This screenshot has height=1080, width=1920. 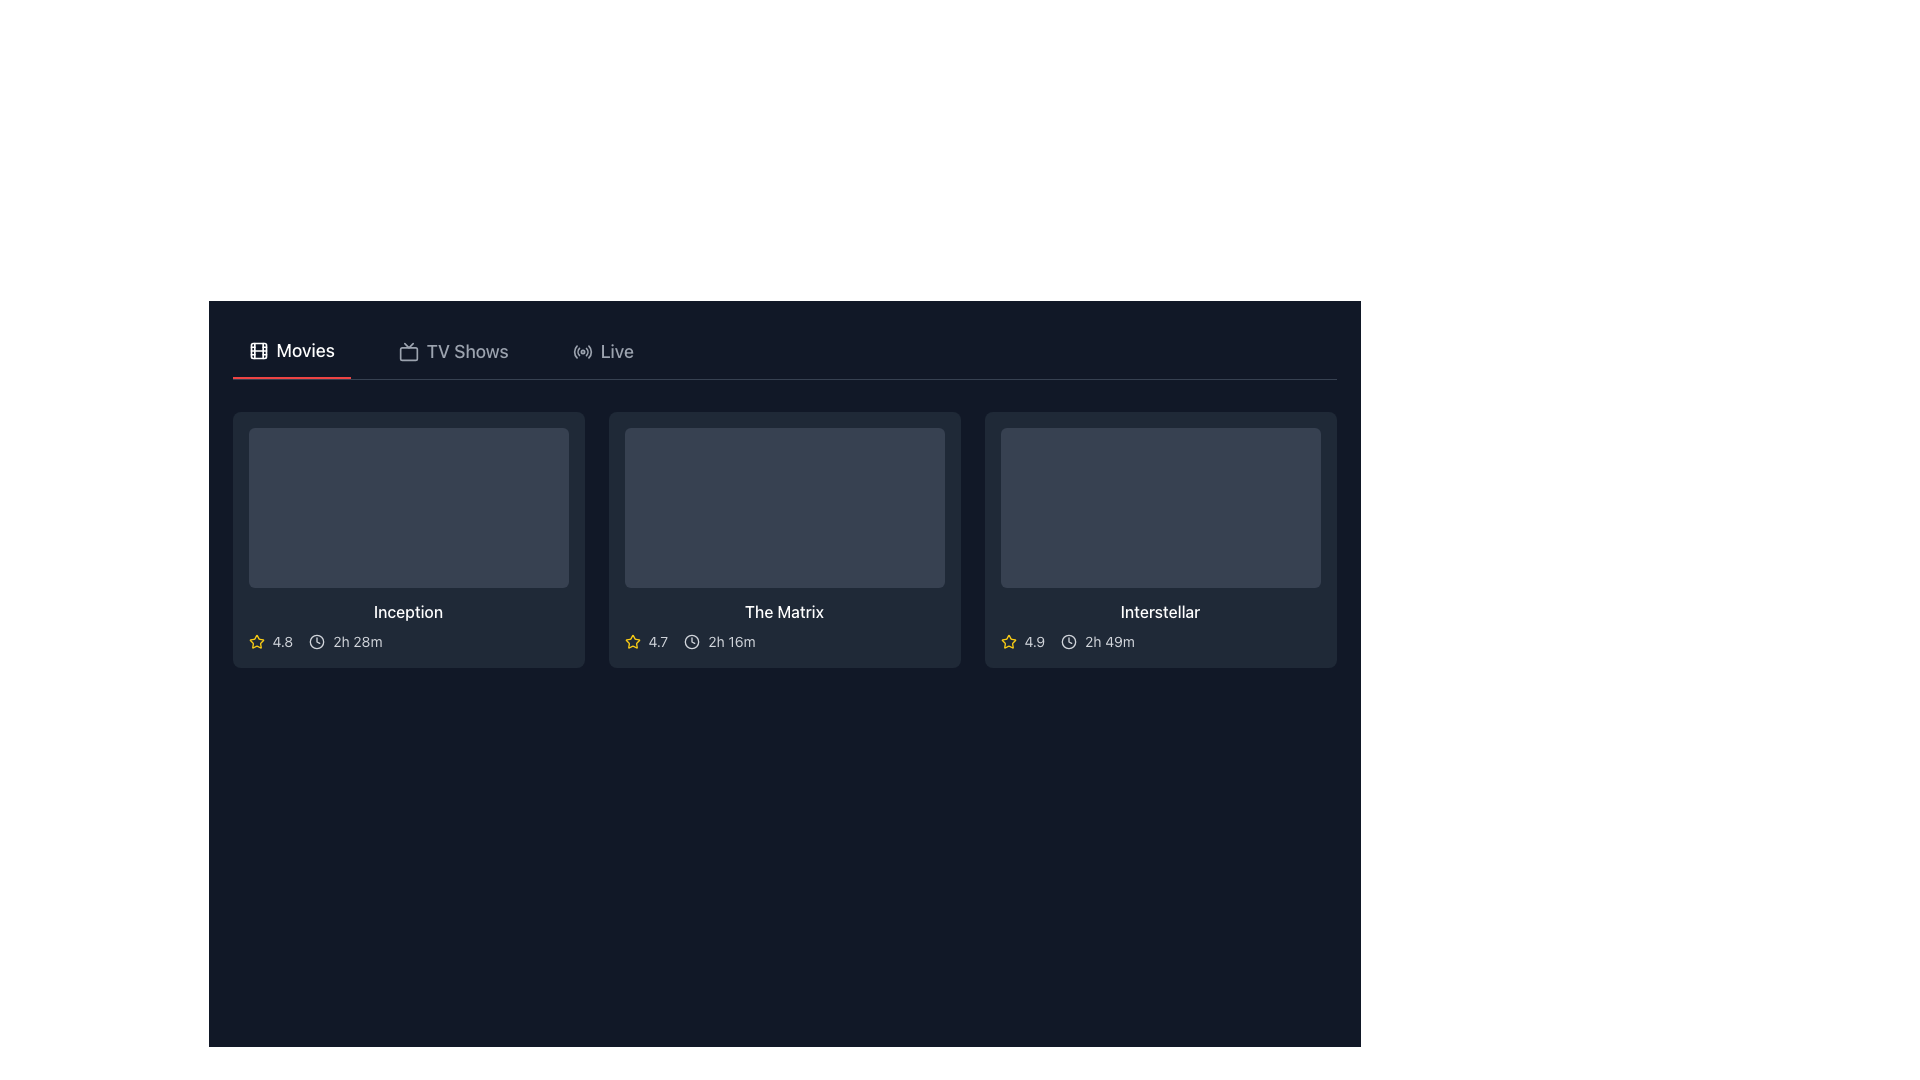 What do you see at coordinates (281, 641) in the screenshot?
I see `text content of the rating score label for the movie 'Inception', which is located in the leftmost column under the movie card` at bounding box center [281, 641].